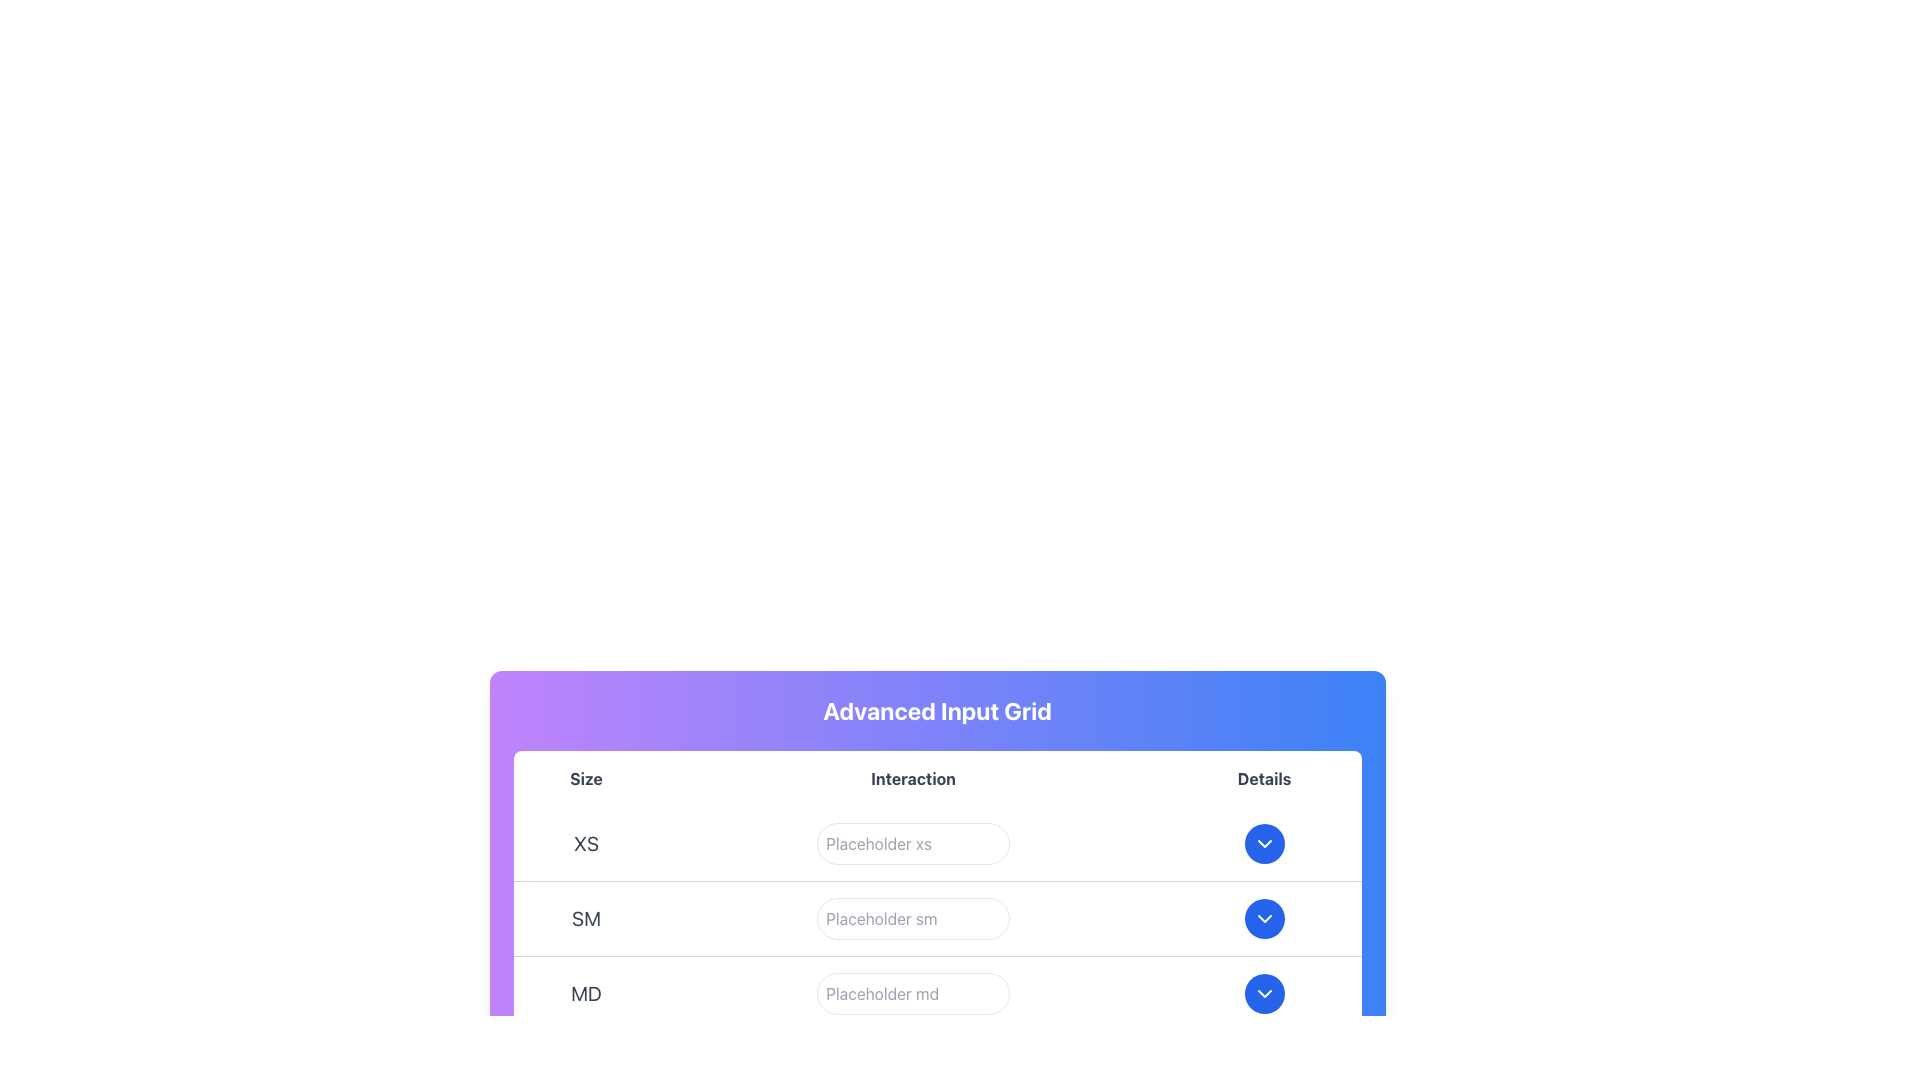 Image resolution: width=1920 pixels, height=1080 pixels. What do you see at coordinates (1262, 844) in the screenshot?
I see `the blue circular button icon located in the 'Details' column of the first row in the table` at bounding box center [1262, 844].